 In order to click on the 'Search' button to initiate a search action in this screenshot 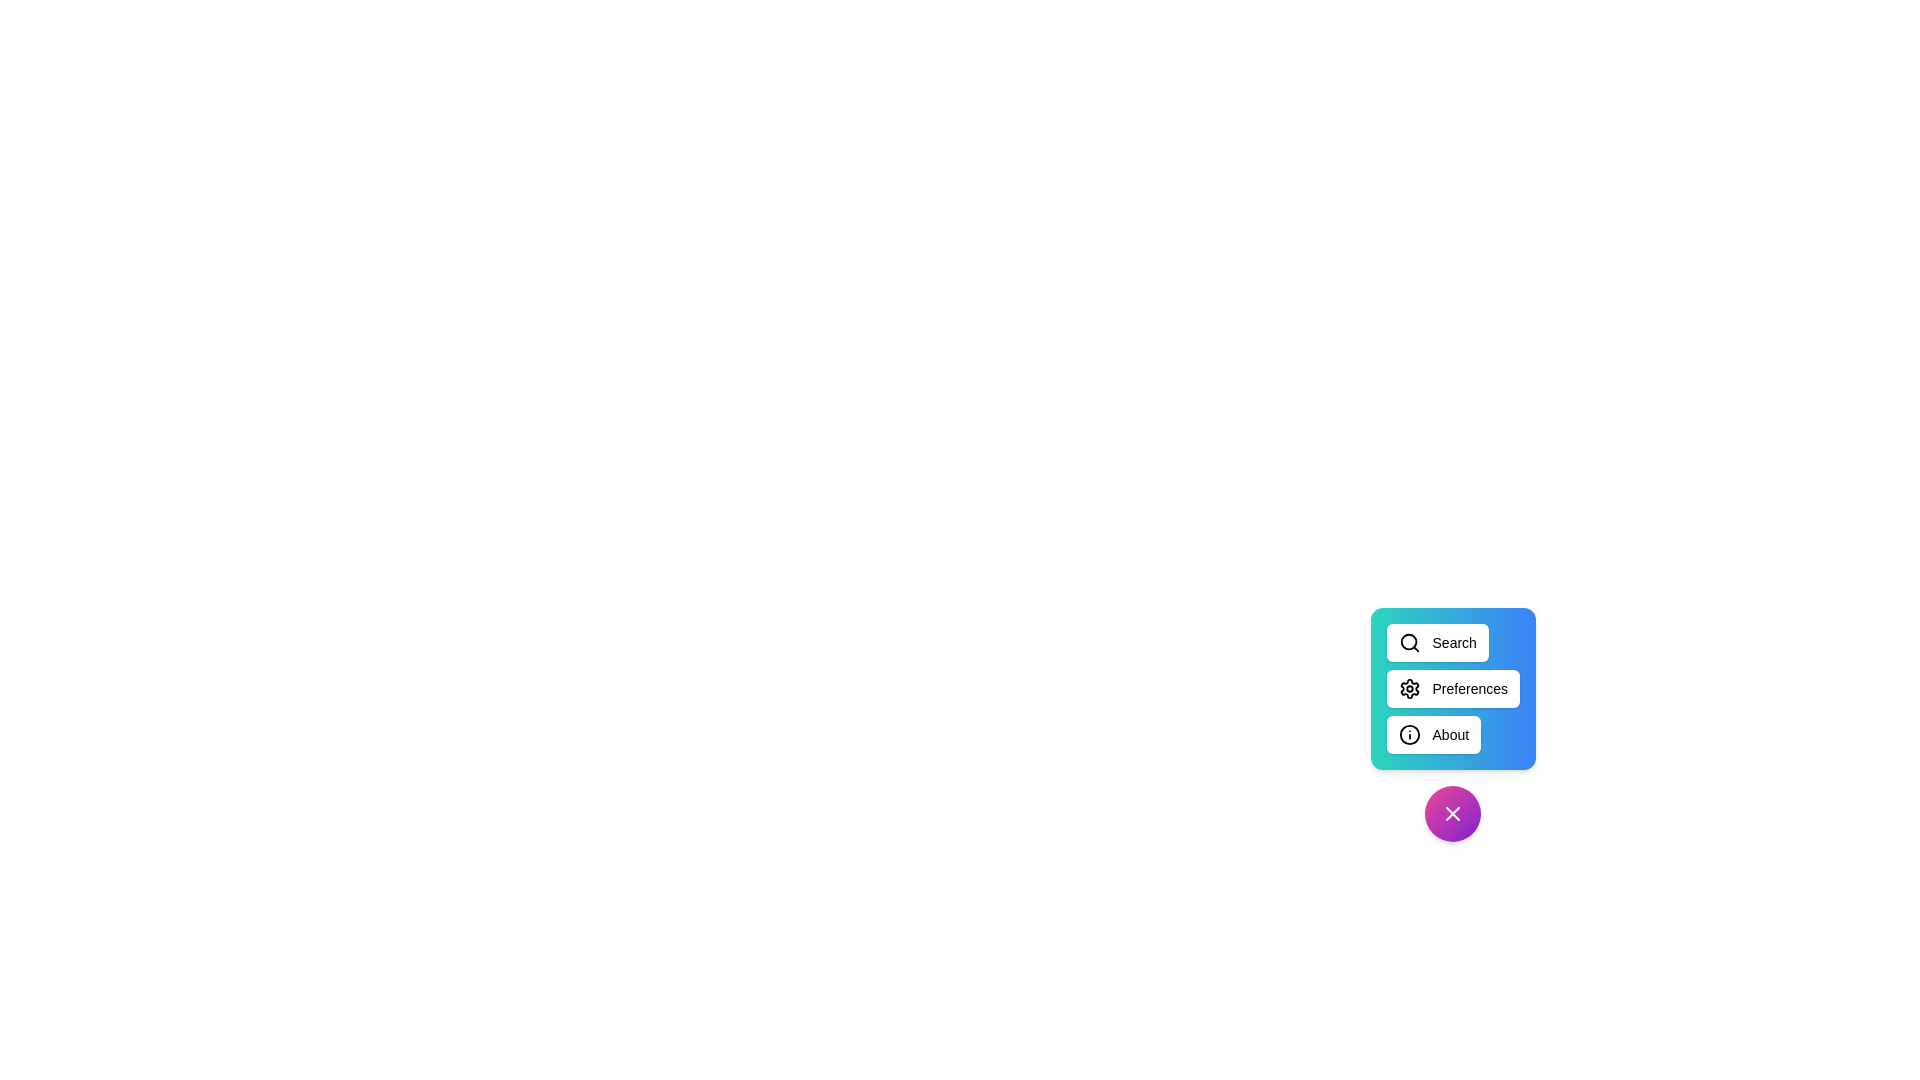, I will do `click(1436, 643)`.